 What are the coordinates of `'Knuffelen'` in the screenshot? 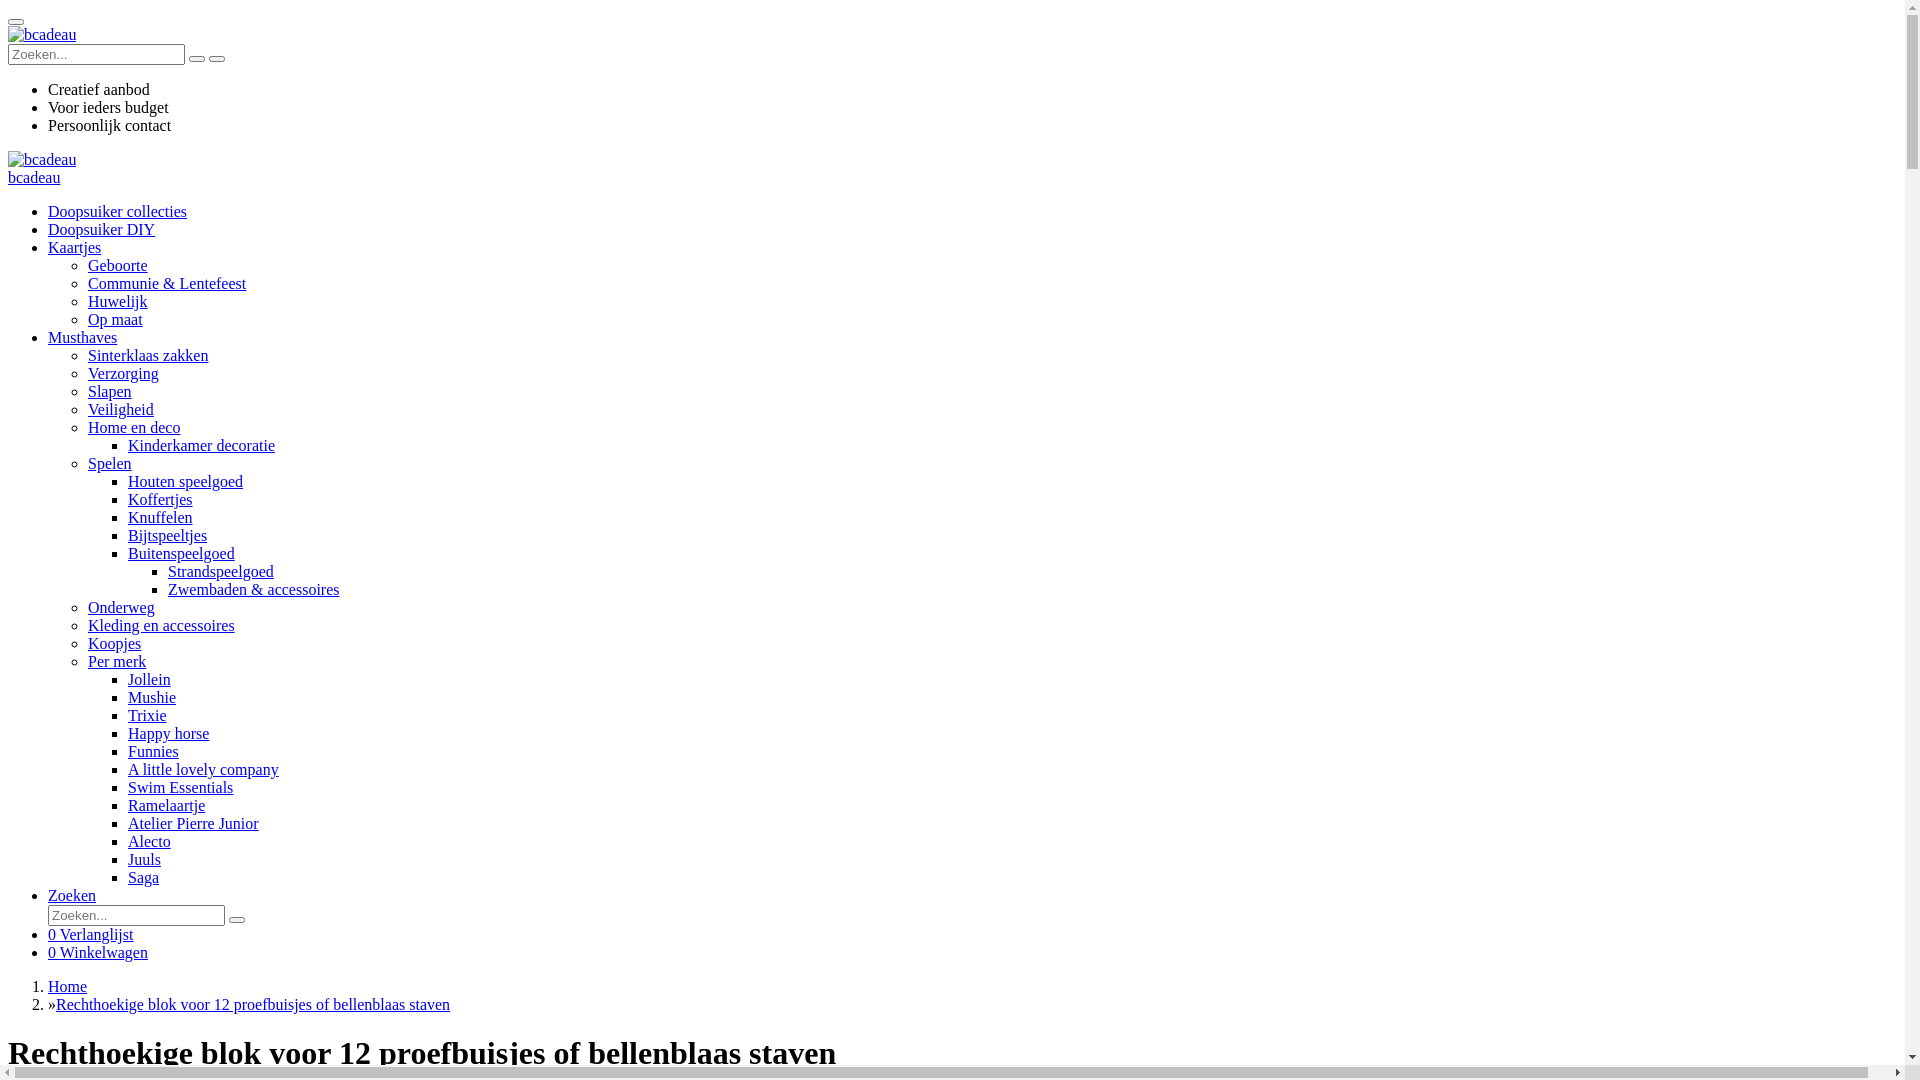 It's located at (127, 516).